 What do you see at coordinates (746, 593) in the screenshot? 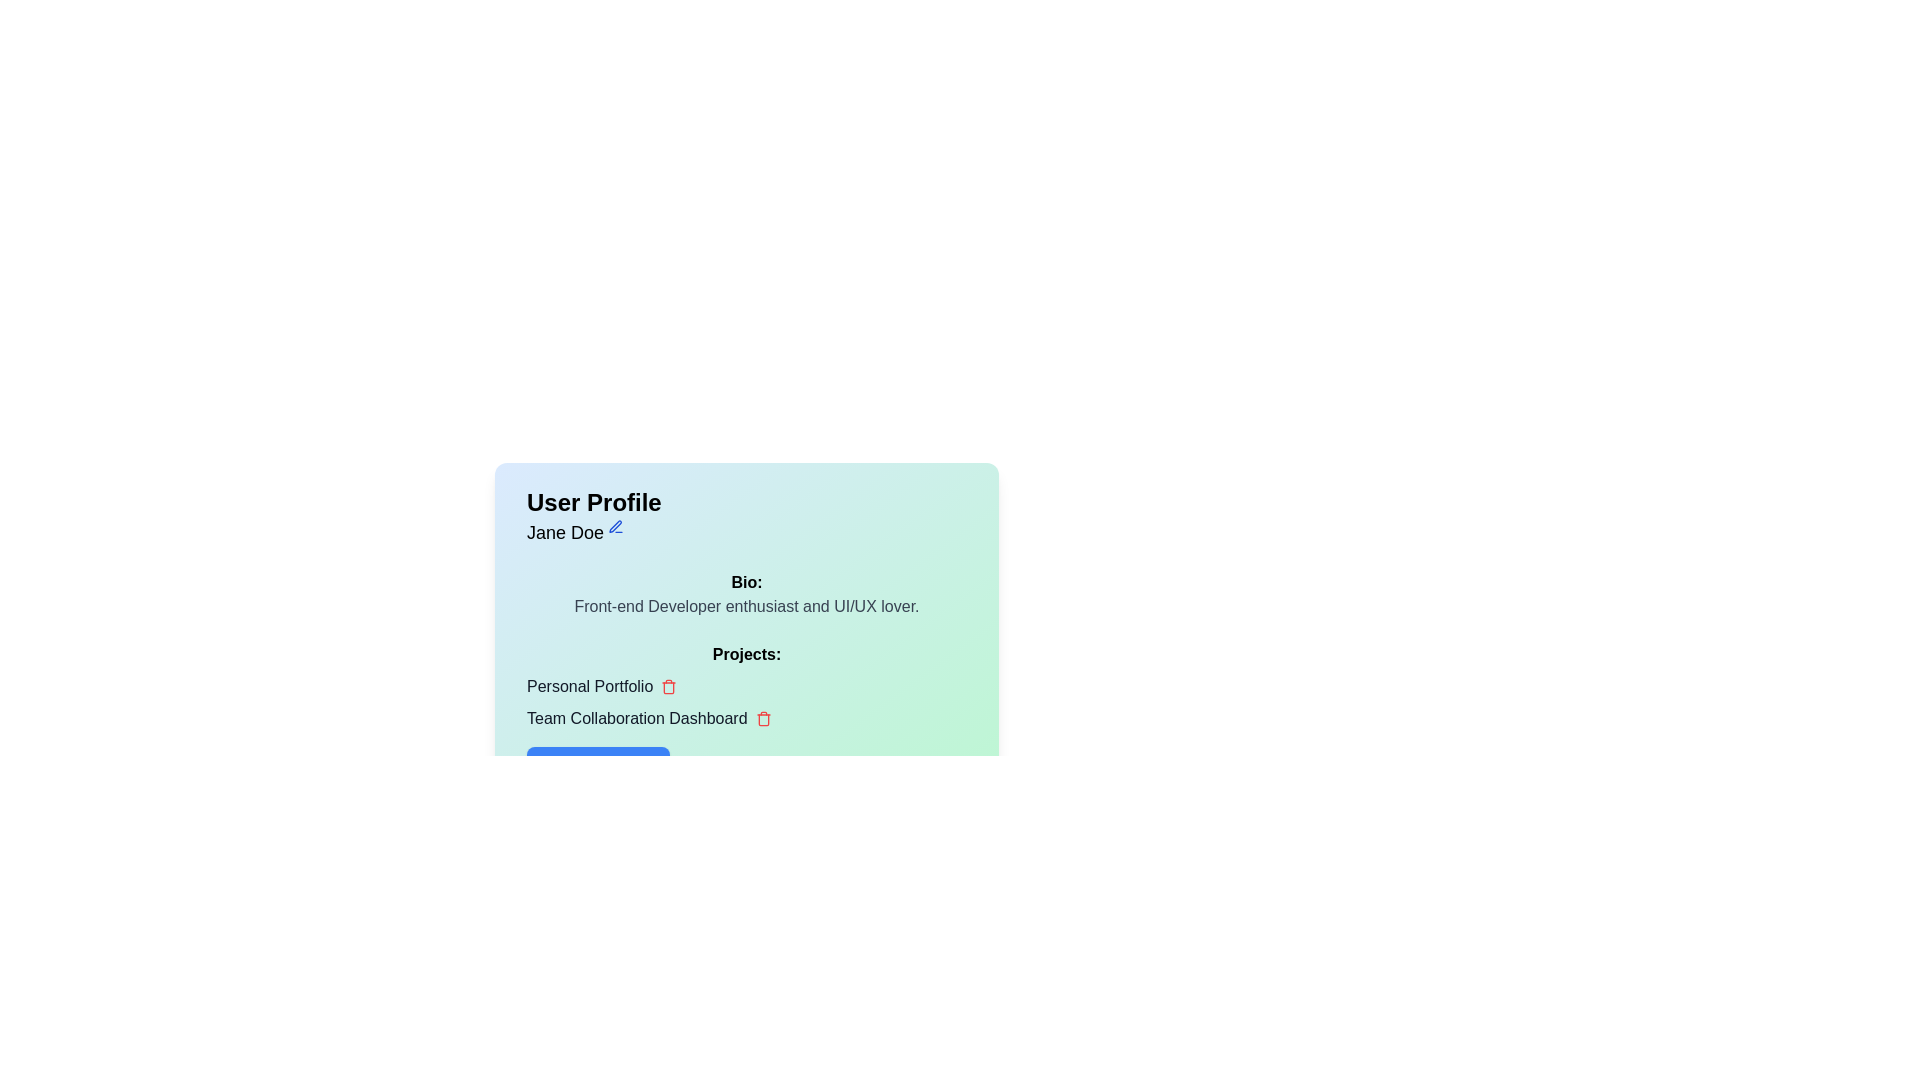
I see `description displayed in the text label 'Bio:' which states 'Front-end Developer enthusiast and UI/UX lover.'` at bounding box center [746, 593].